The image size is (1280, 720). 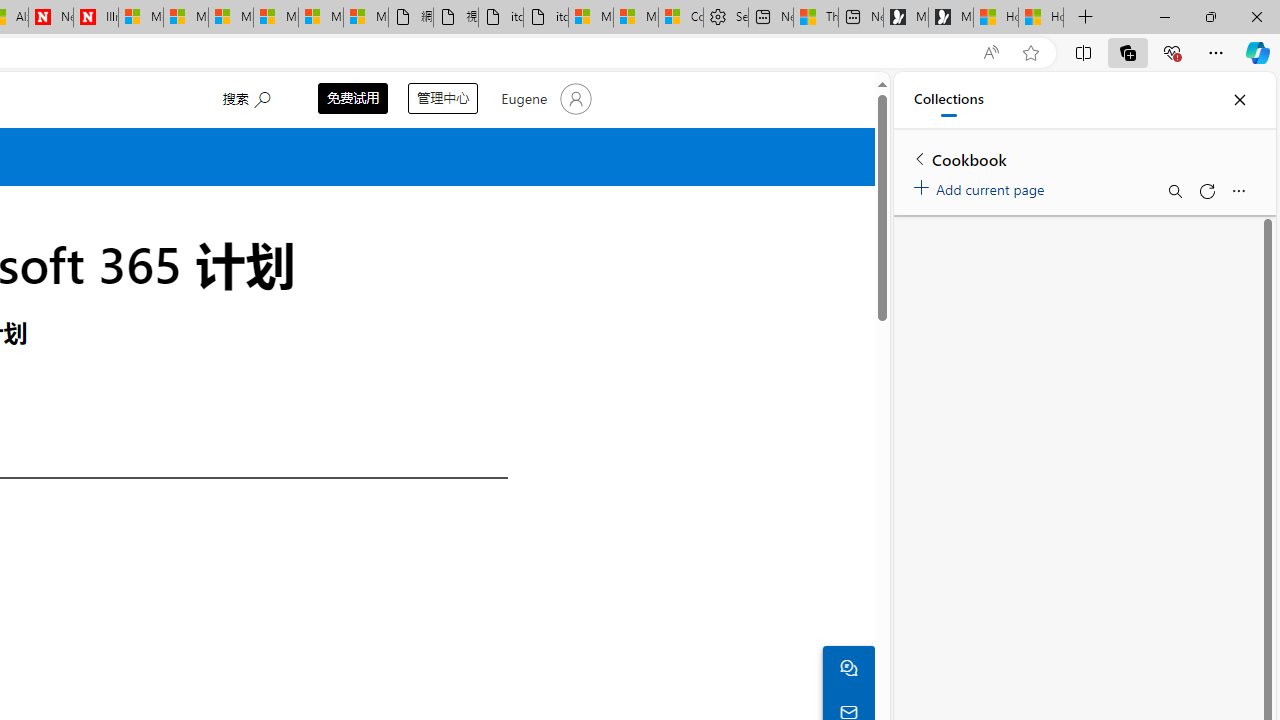 I want to click on 'Consumer Health Data Privacy Policy', so click(x=680, y=17).